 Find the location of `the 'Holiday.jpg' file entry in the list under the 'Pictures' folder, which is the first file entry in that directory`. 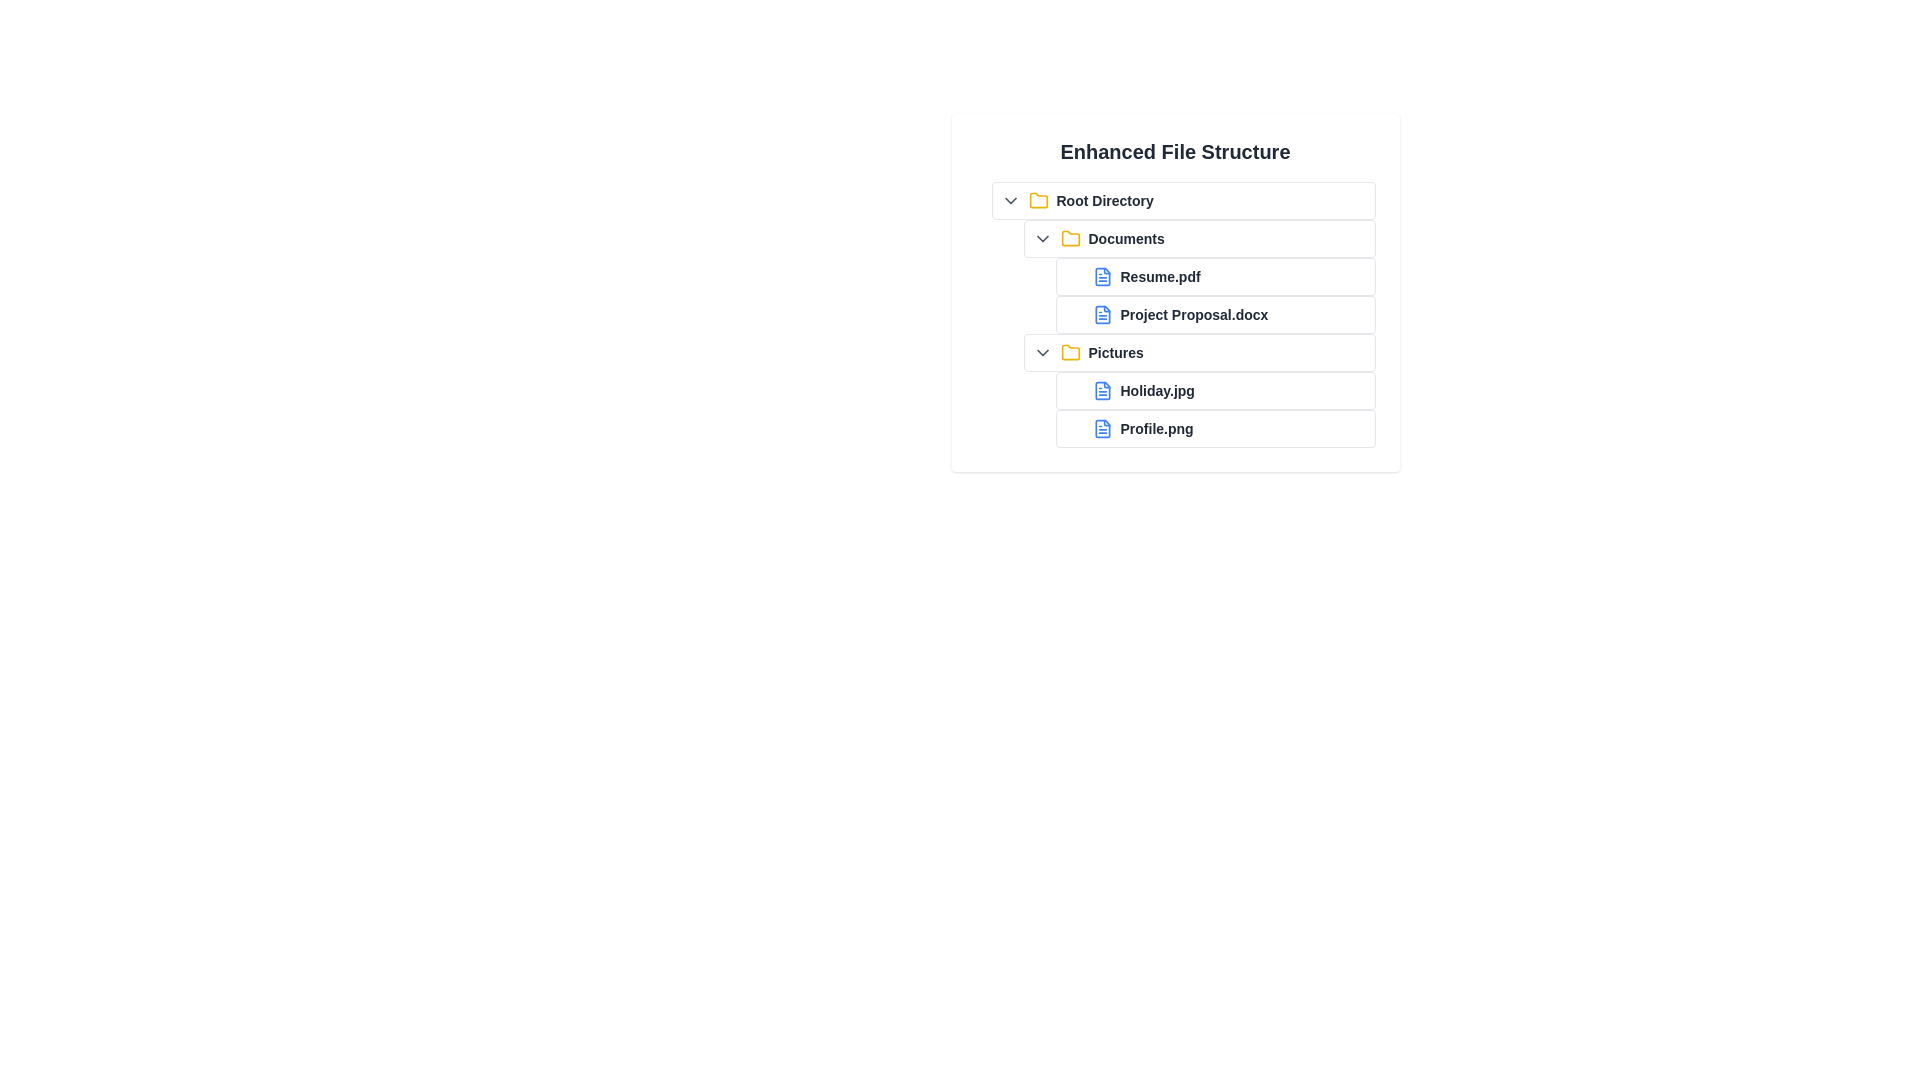

the 'Holiday.jpg' file entry in the list under the 'Pictures' folder, which is the first file entry in that directory is located at coordinates (1206, 390).